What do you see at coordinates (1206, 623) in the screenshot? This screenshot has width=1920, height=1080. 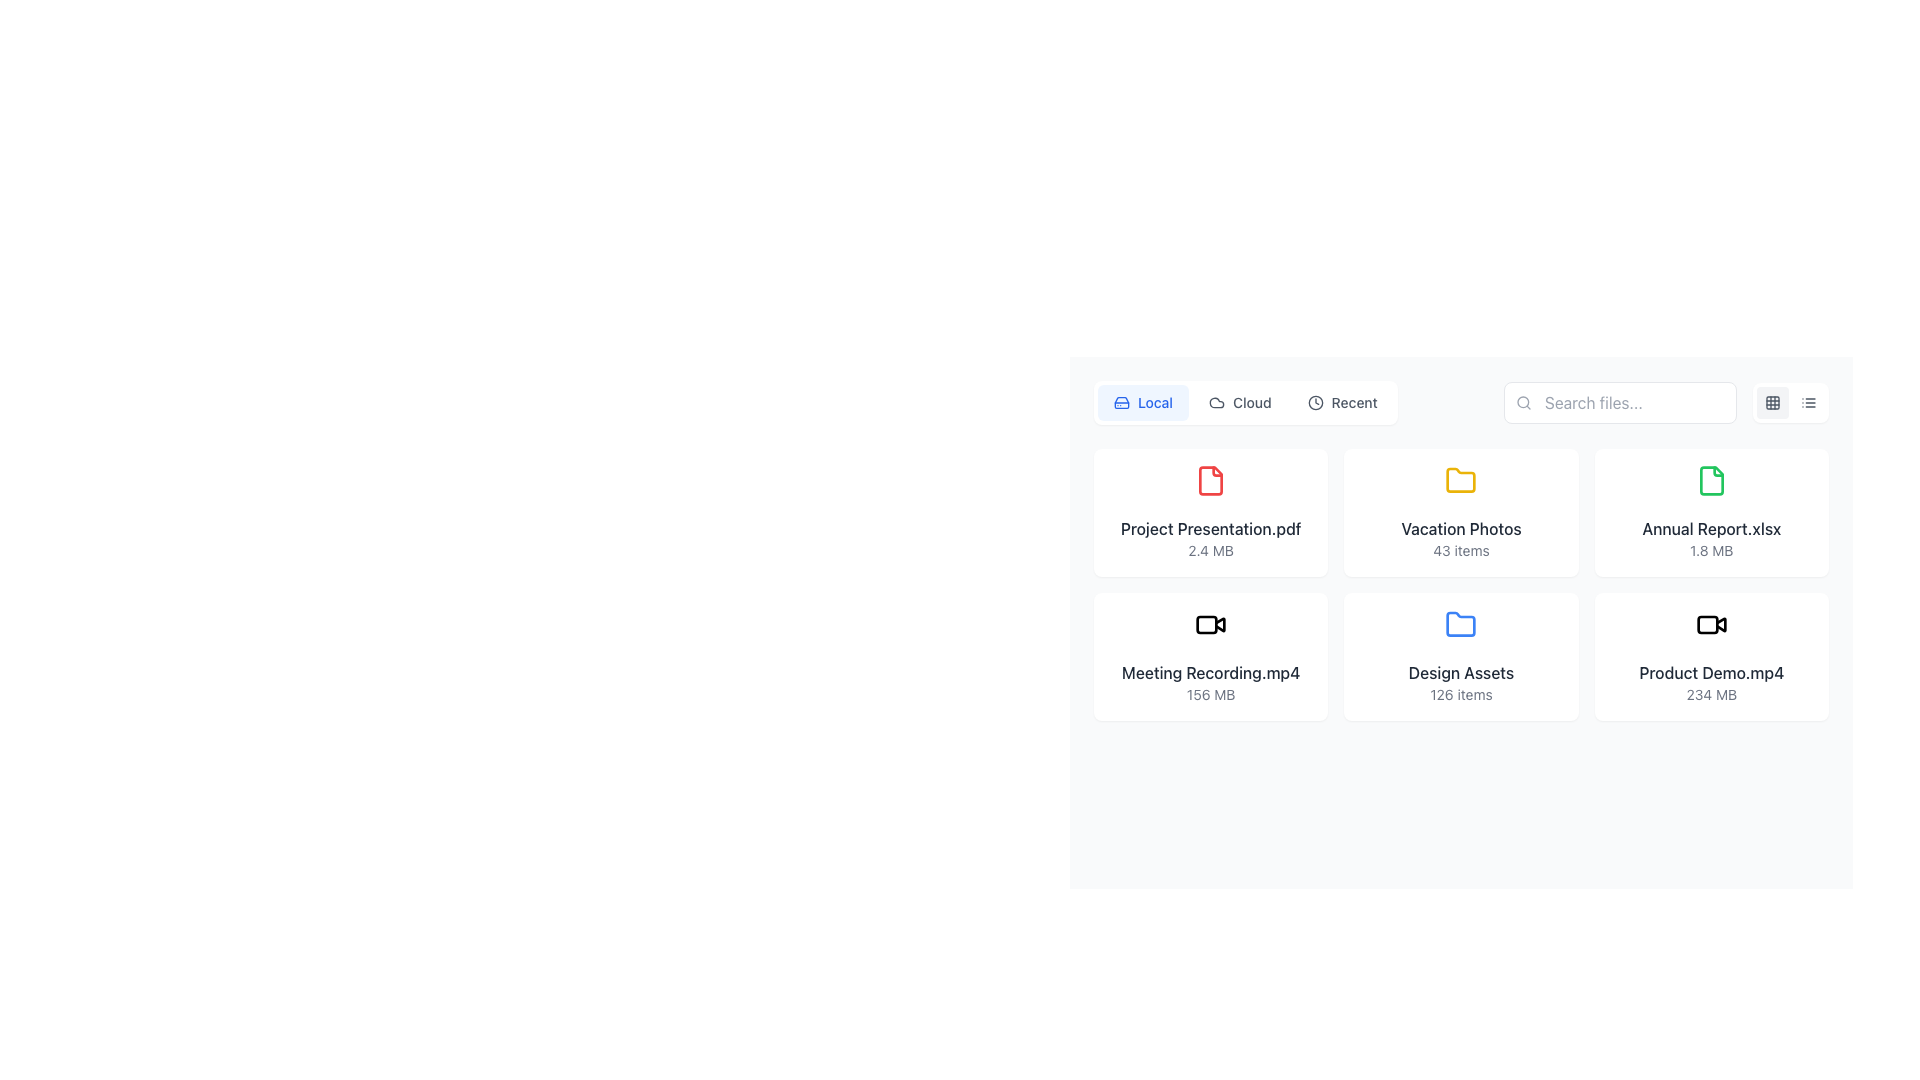 I see `Icon component (SVG rectangle) representing the main body of the camera icon located in the lower right corner of the meeting recording tile` at bounding box center [1206, 623].